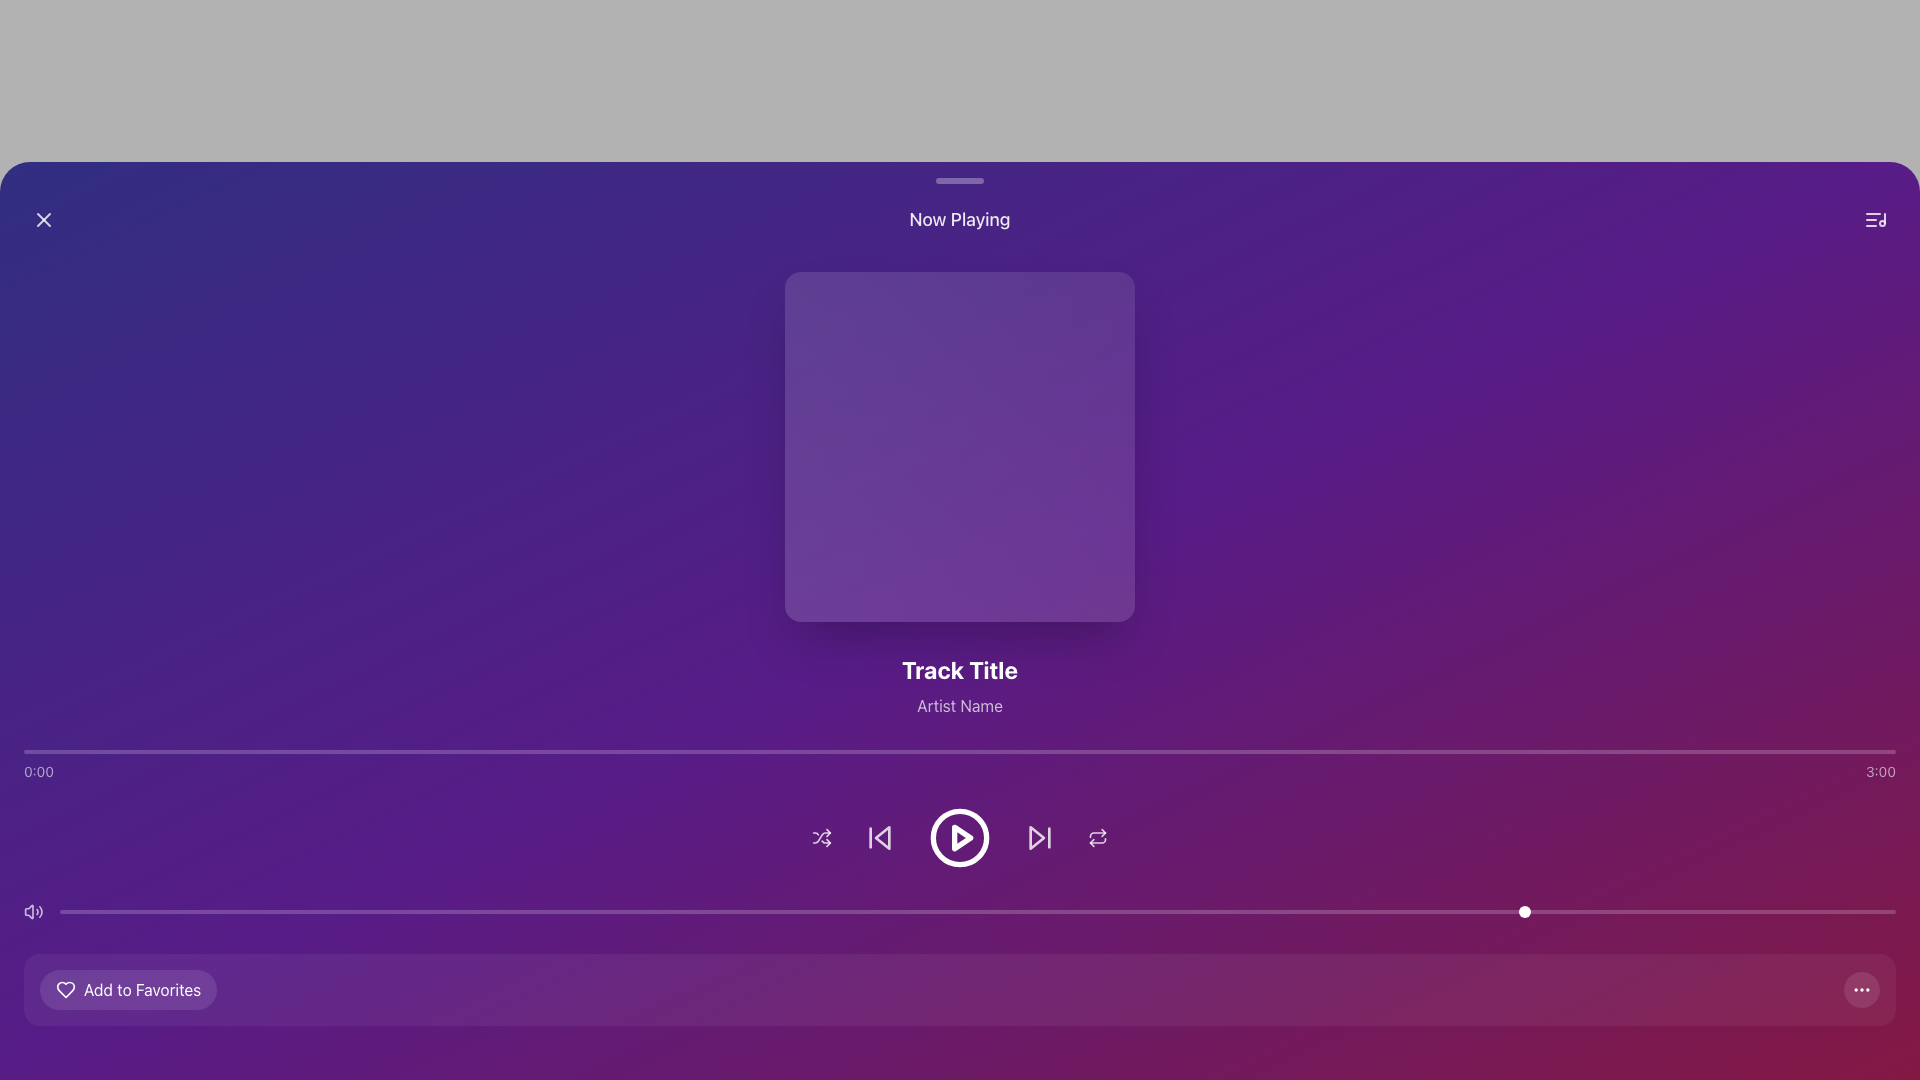 The width and height of the screenshot is (1920, 1080). What do you see at coordinates (66, 990) in the screenshot?
I see `the heart icon located near the 'Add to Favorites' text to favorite or unfavorite an item` at bounding box center [66, 990].